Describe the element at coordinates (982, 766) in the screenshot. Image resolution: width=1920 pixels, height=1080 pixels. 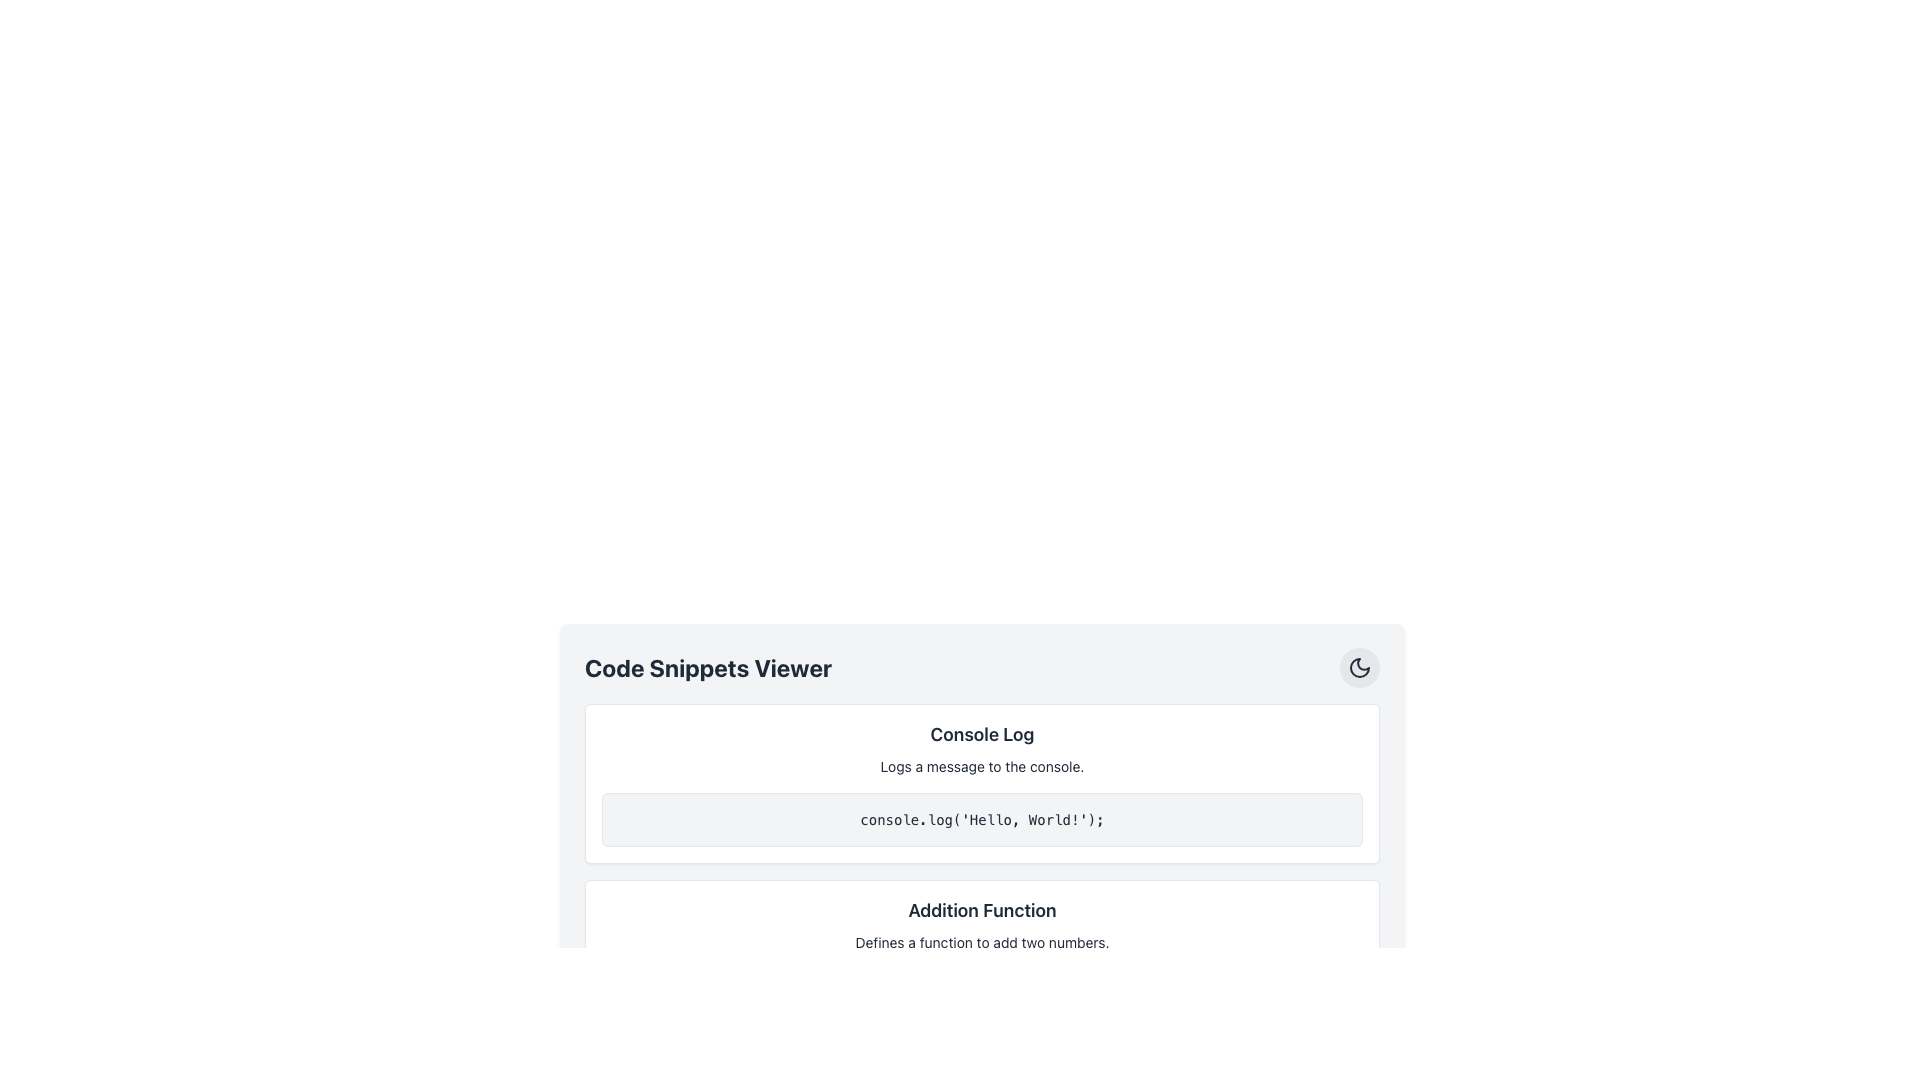
I see `text description from the Text Label displaying 'Logs a message to the console.' located below the title 'Console Log'` at that location.